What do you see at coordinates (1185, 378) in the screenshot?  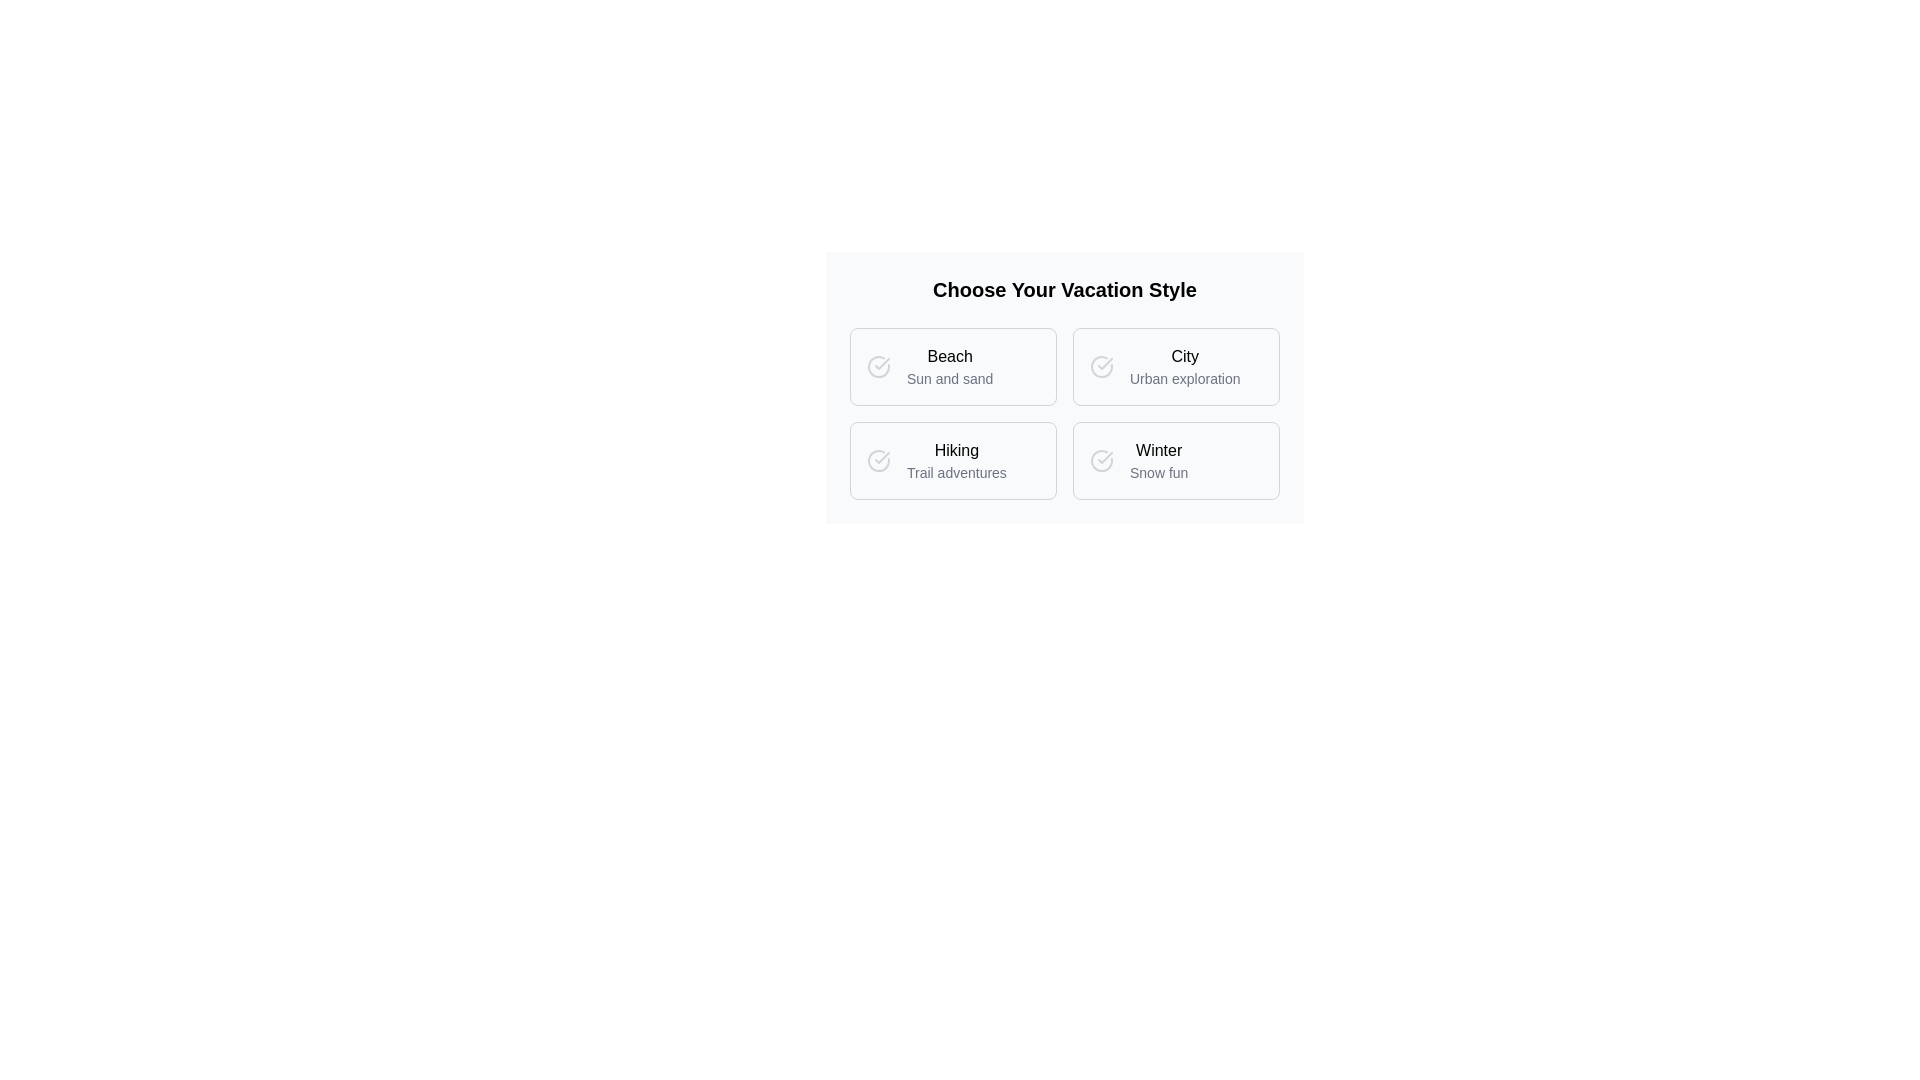 I see `the static text label that describes the 'City' vacation style option, located in the second column of a two-row by two-column grid, beneath the text 'City'` at bounding box center [1185, 378].